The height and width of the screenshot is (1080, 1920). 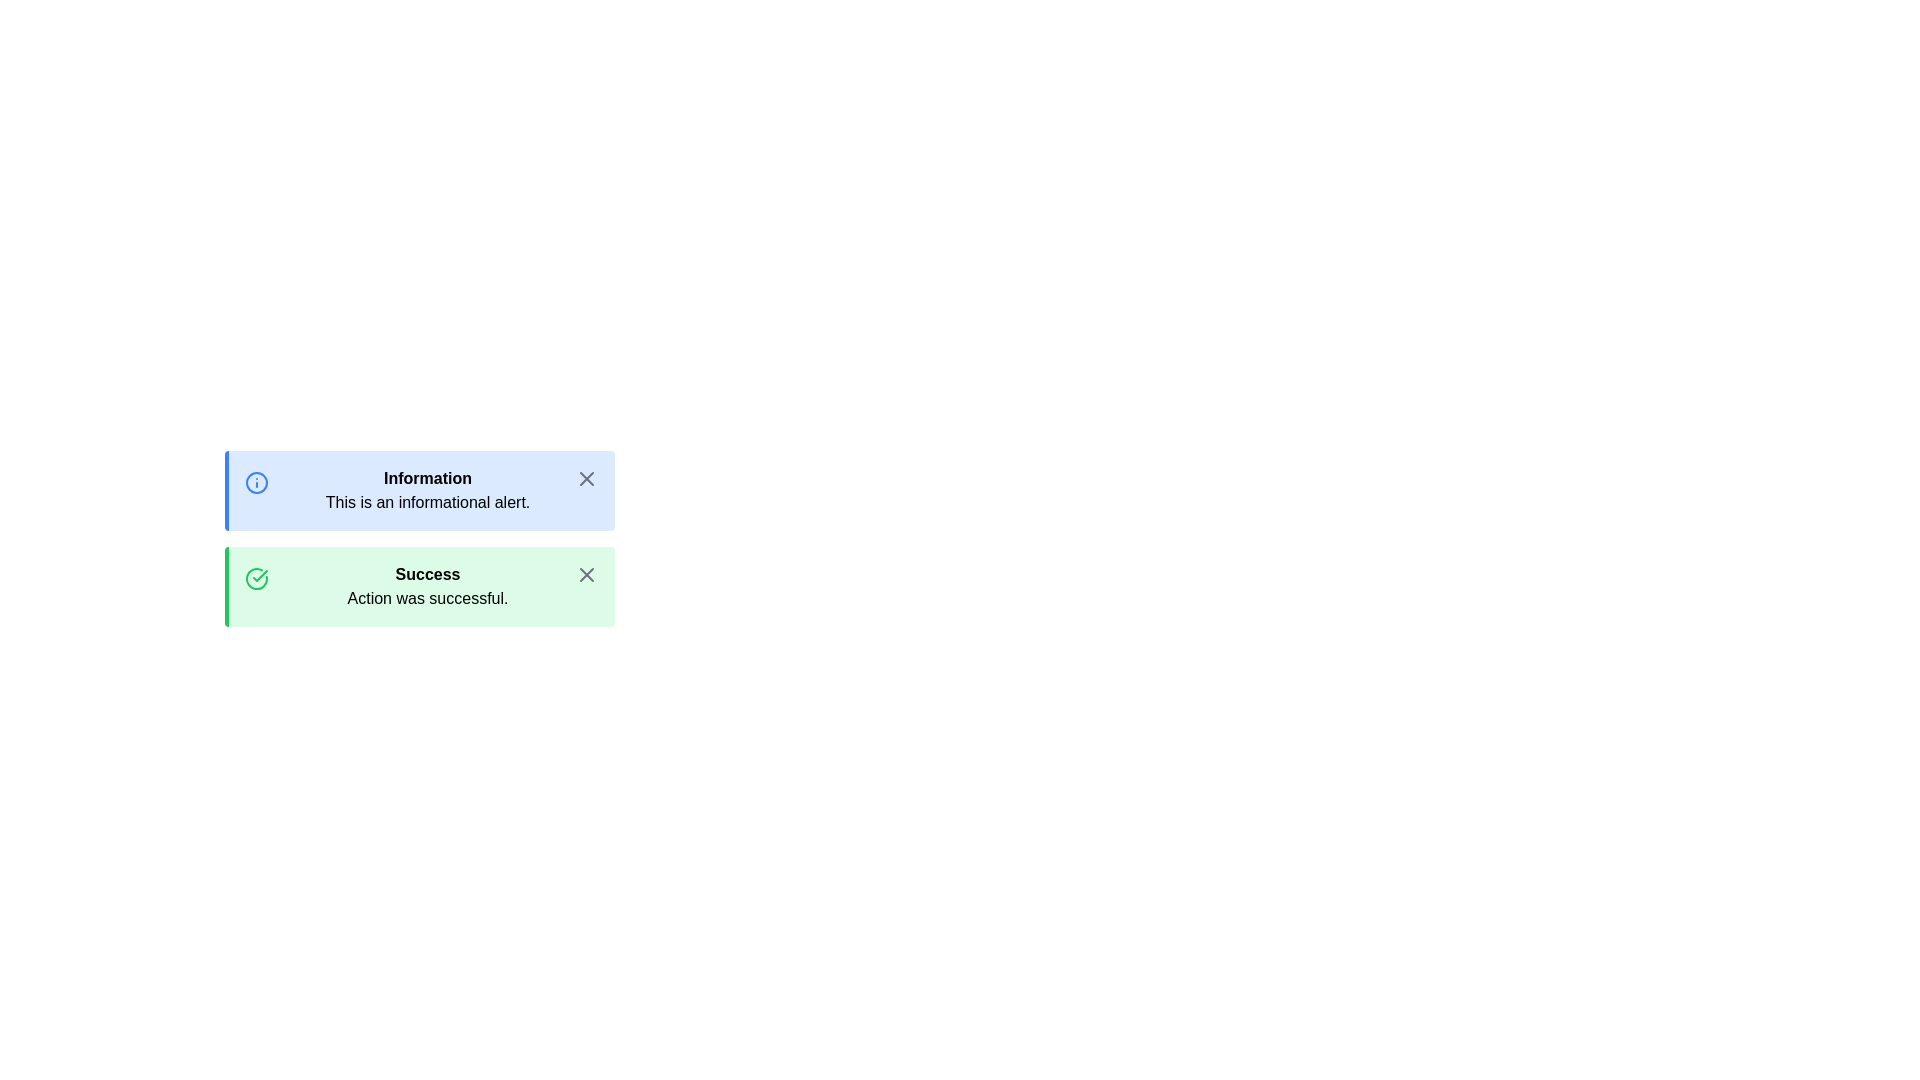 What do you see at coordinates (256, 578) in the screenshot?
I see `the green circular icon with a white check mark located in the top-left corner of the green alert box that indicates success` at bounding box center [256, 578].